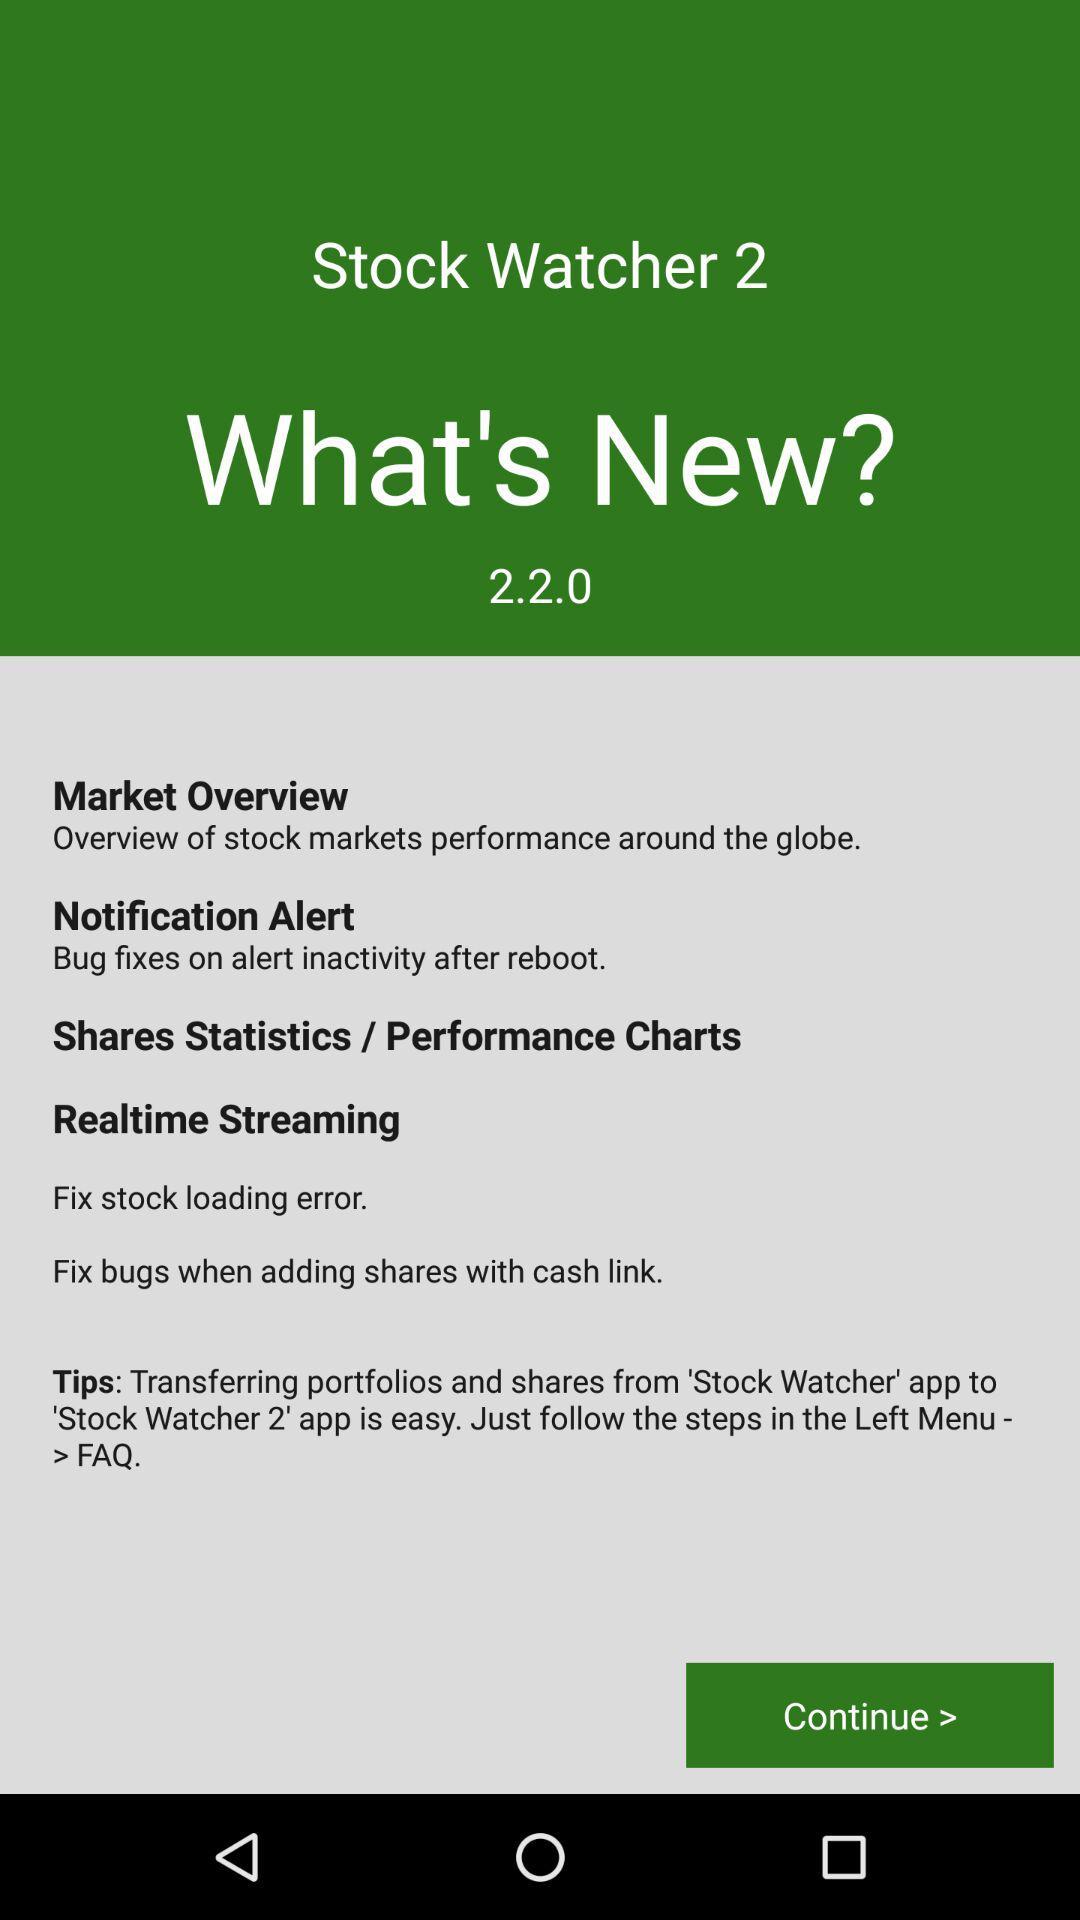 The image size is (1080, 1920). I want to click on the item at the bottom right corner, so click(869, 1714).